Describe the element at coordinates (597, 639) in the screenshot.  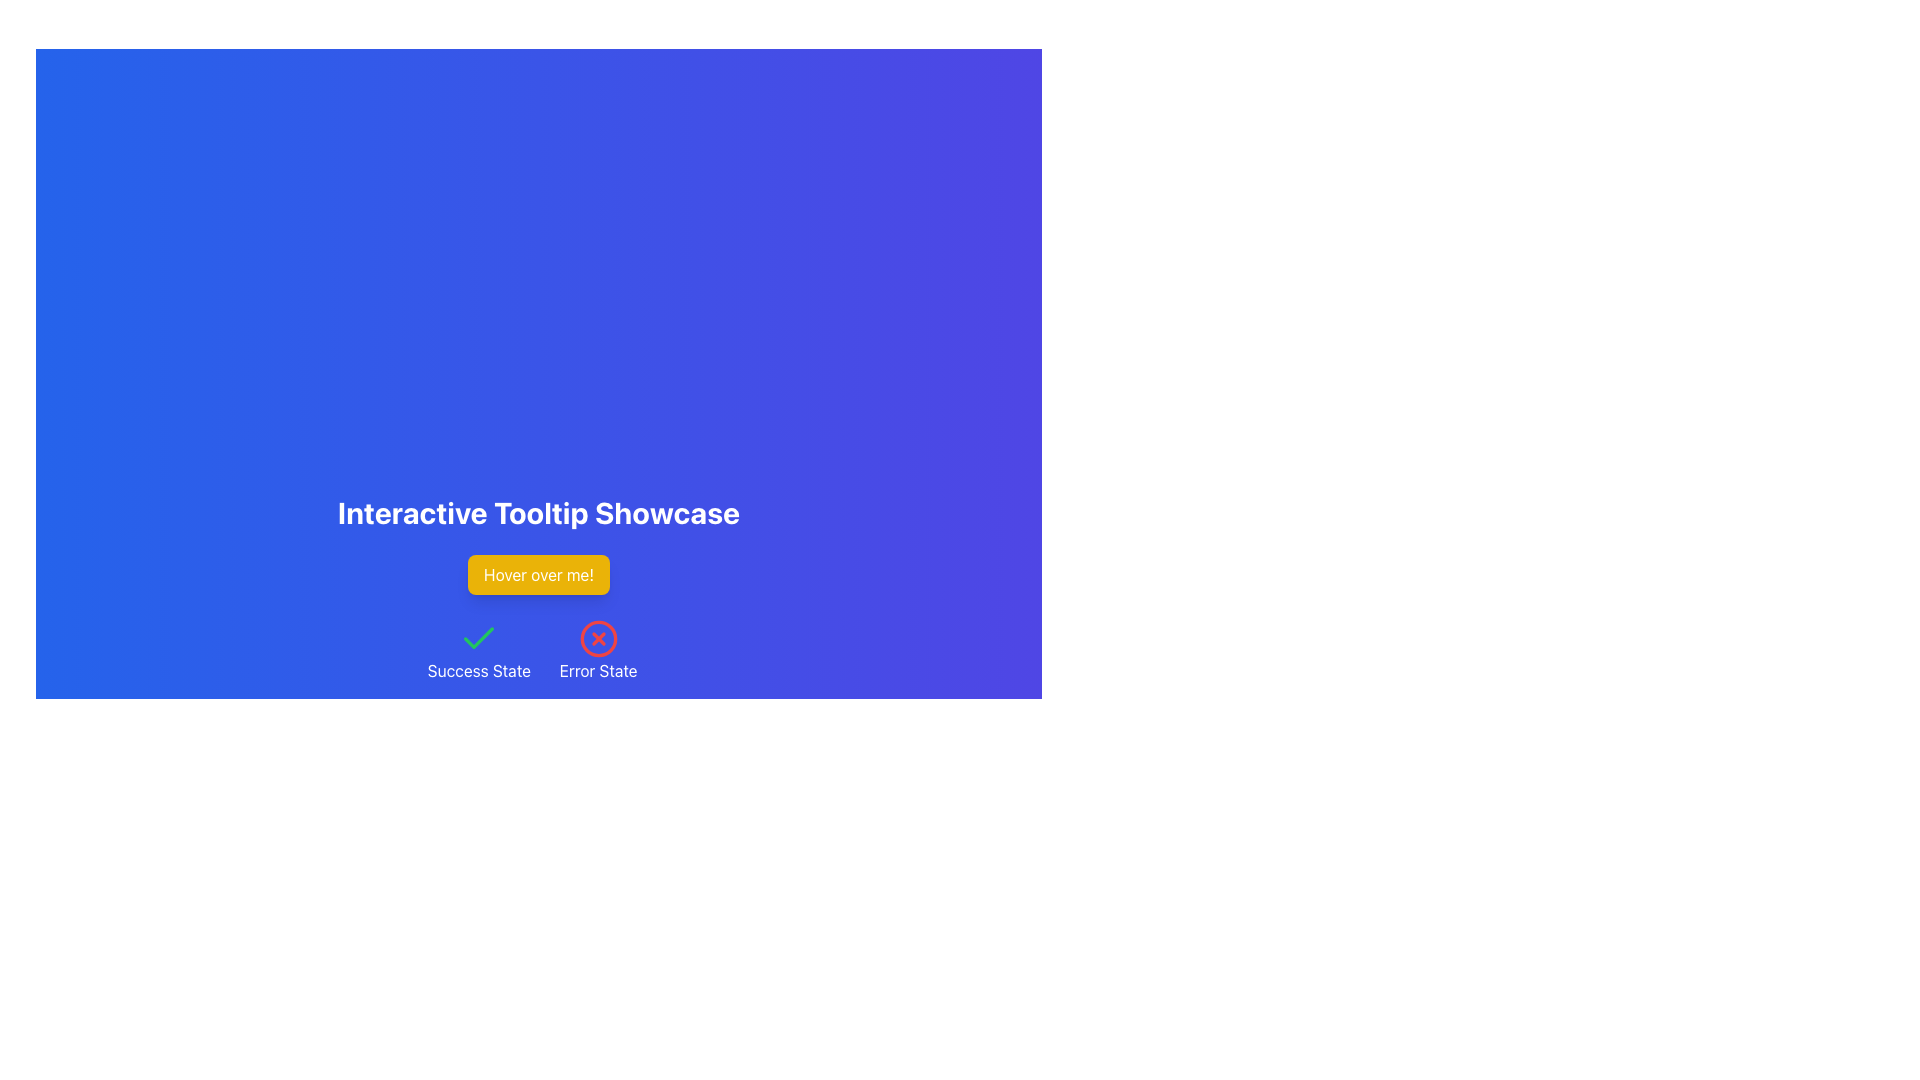
I see `the circular error state icon with an embedded 'X'` at that location.